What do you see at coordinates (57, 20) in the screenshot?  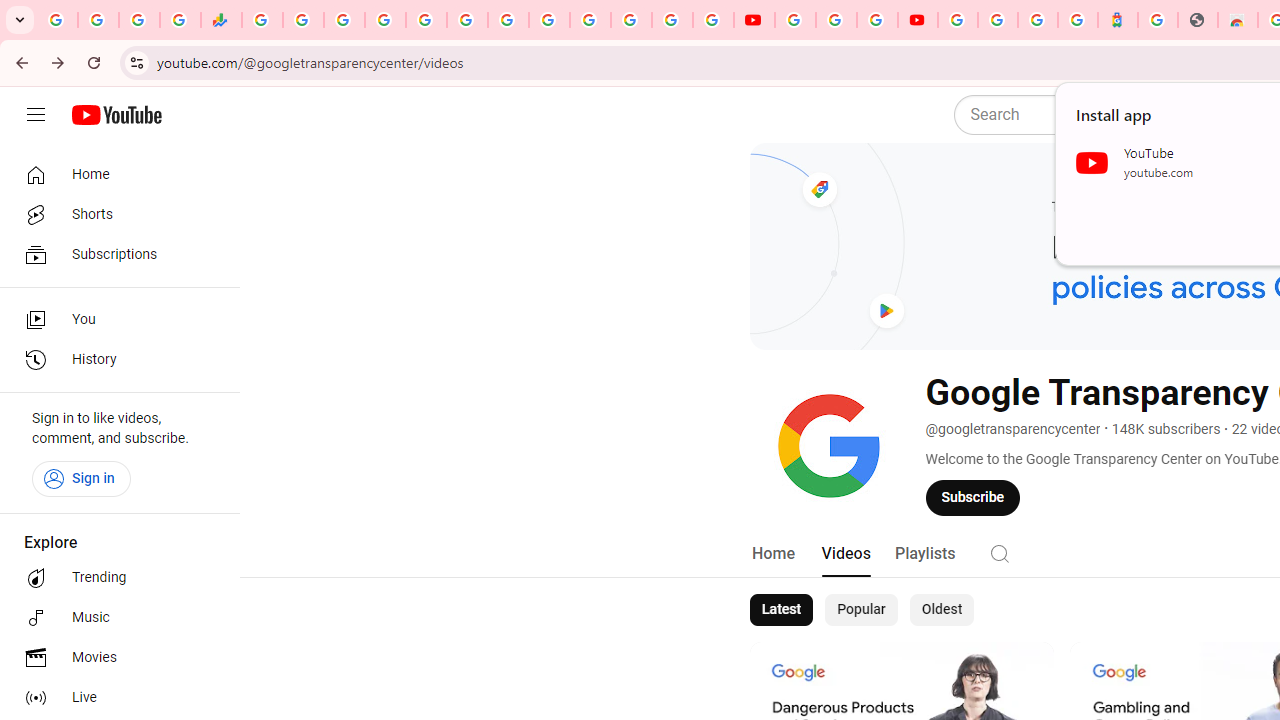 I see `'Google Workspace Admin Community'` at bounding box center [57, 20].